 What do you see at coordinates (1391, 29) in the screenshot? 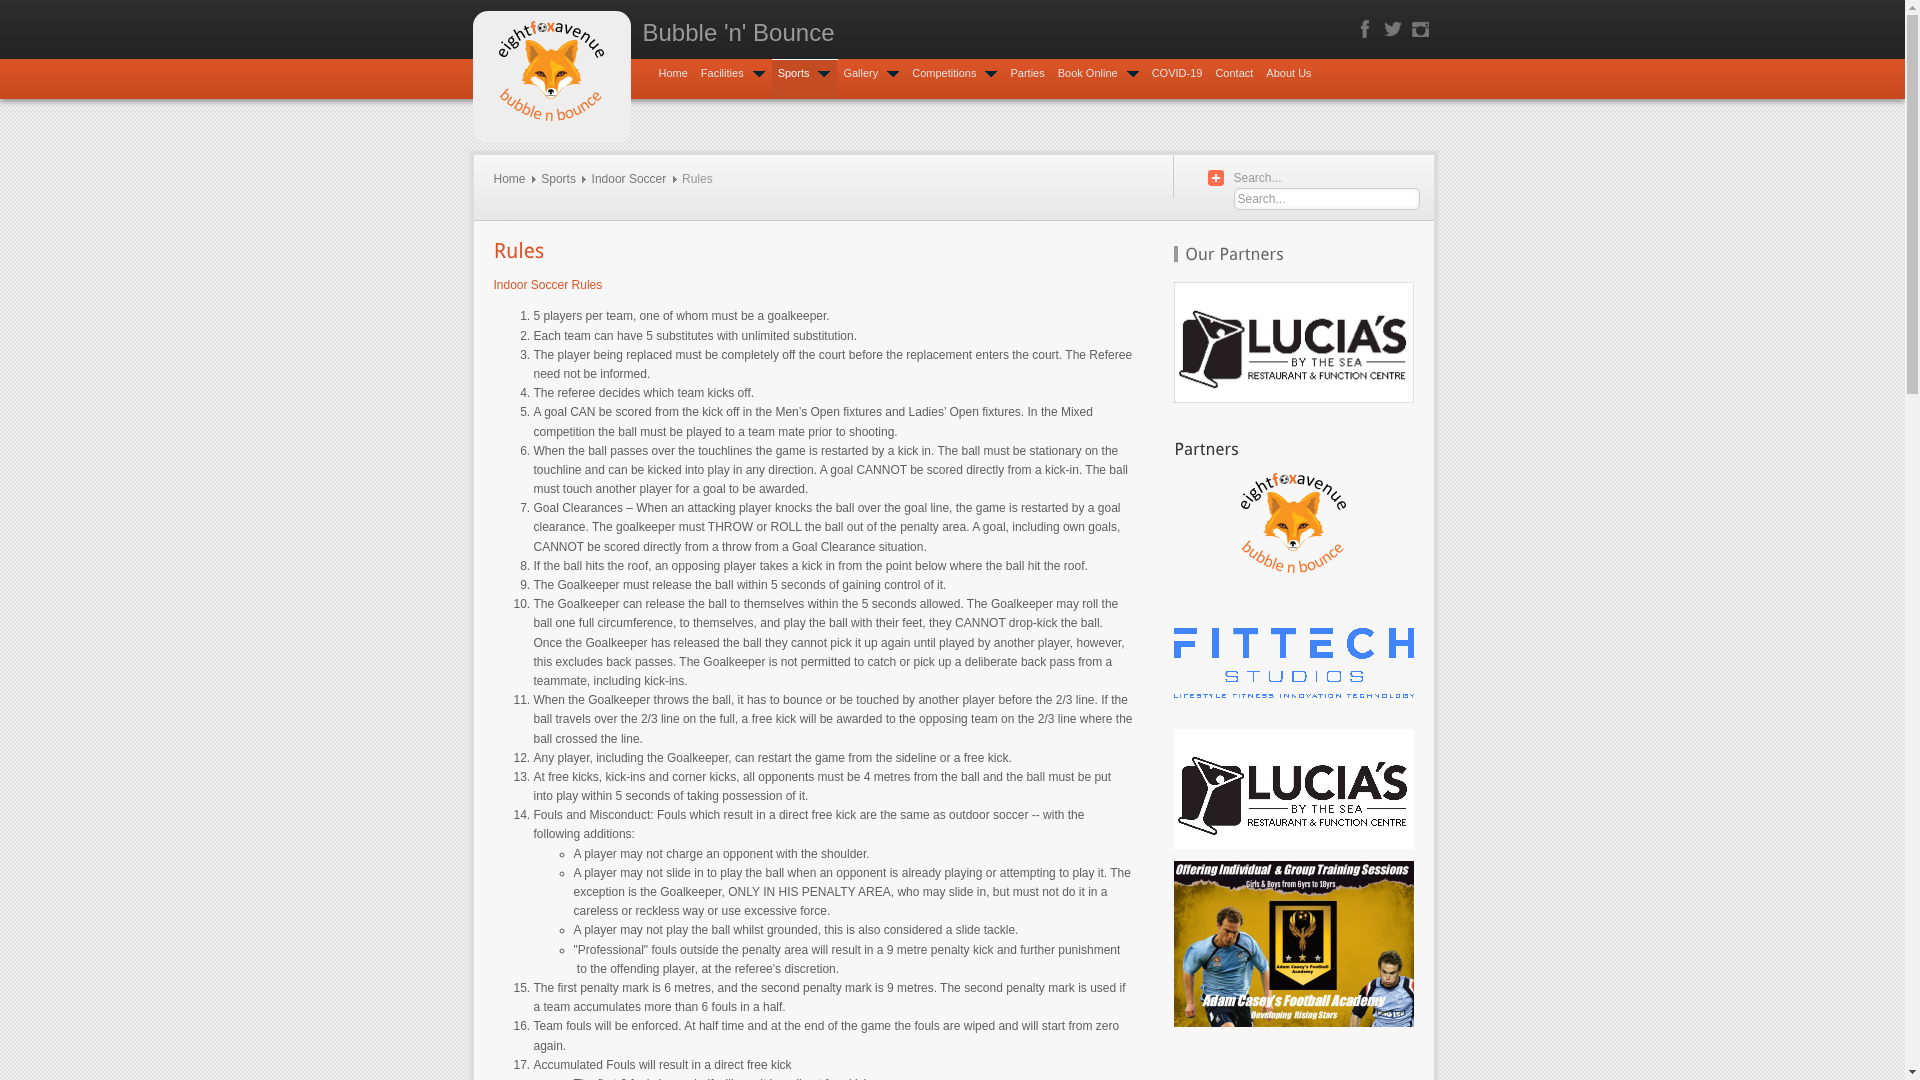
I see `'Twitter'` at bounding box center [1391, 29].